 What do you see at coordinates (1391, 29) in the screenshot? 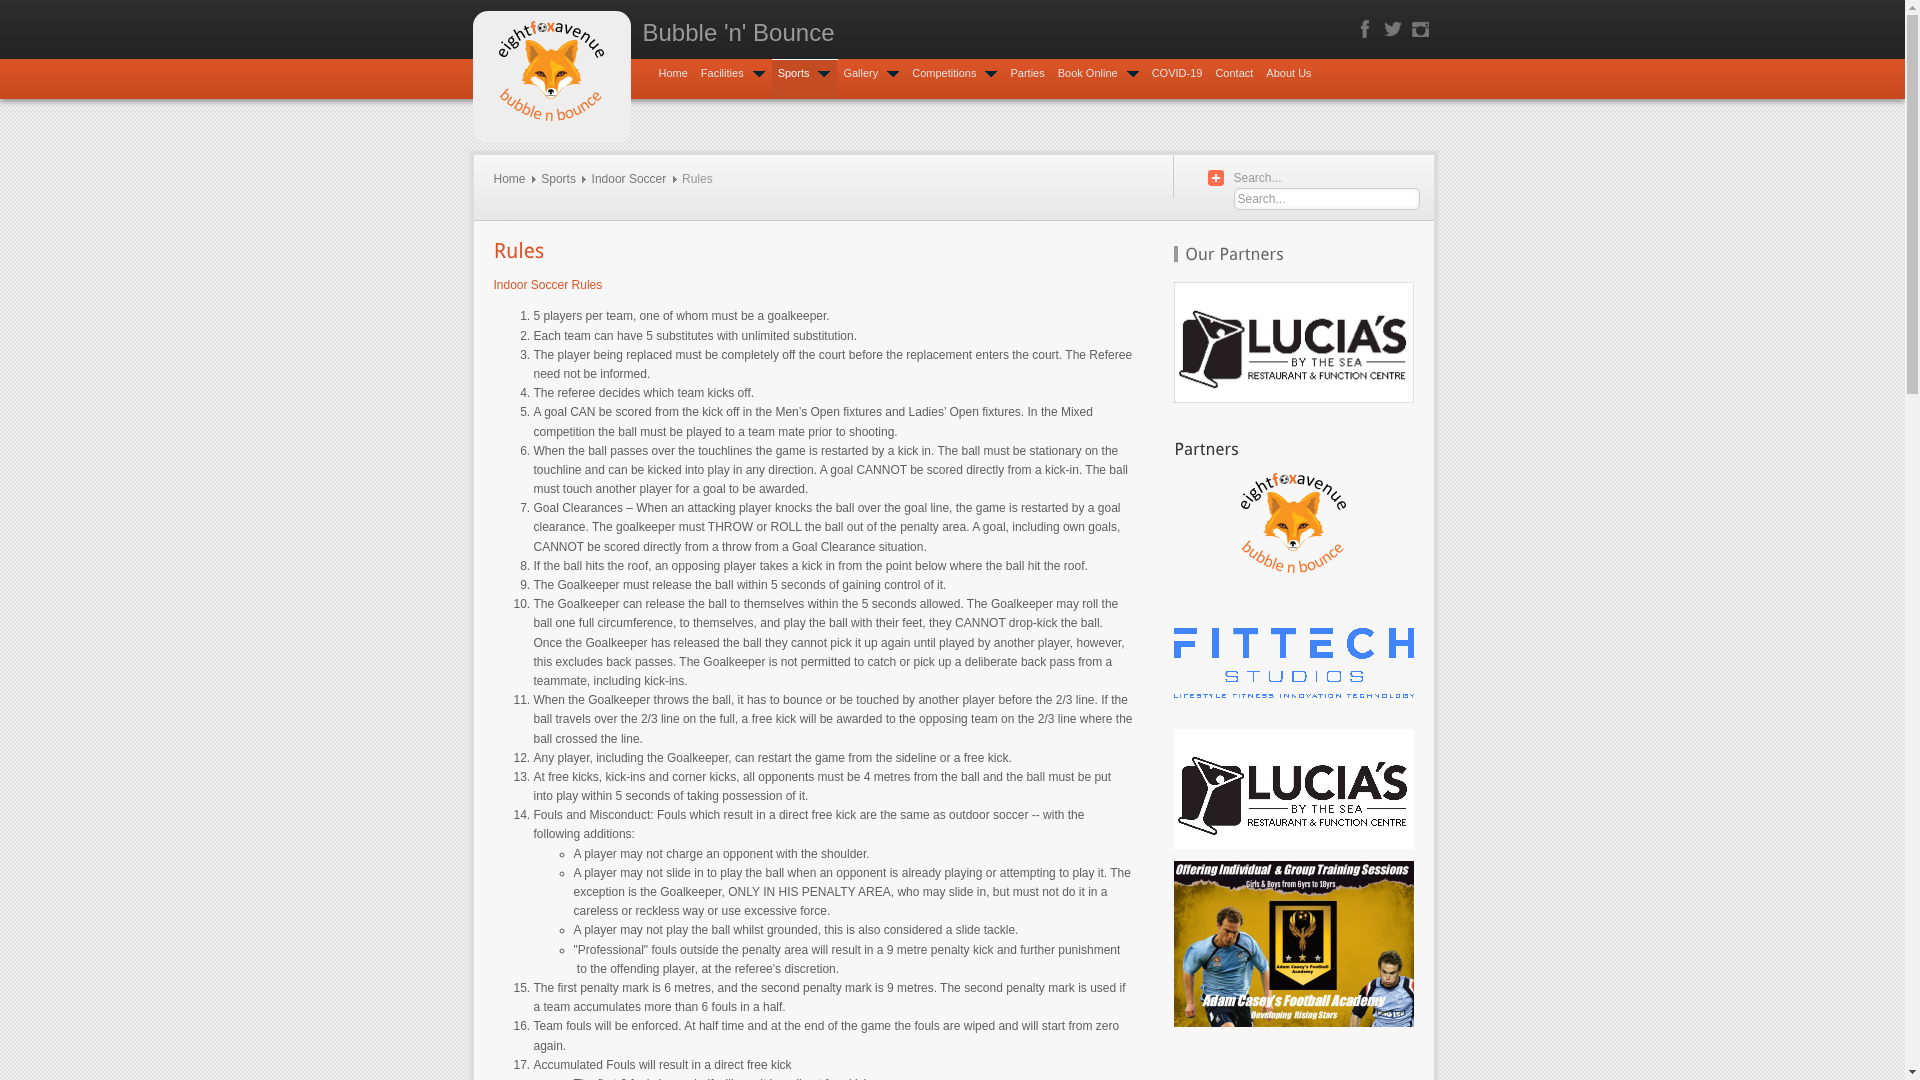
I see `'Twitter'` at bounding box center [1391, 29].